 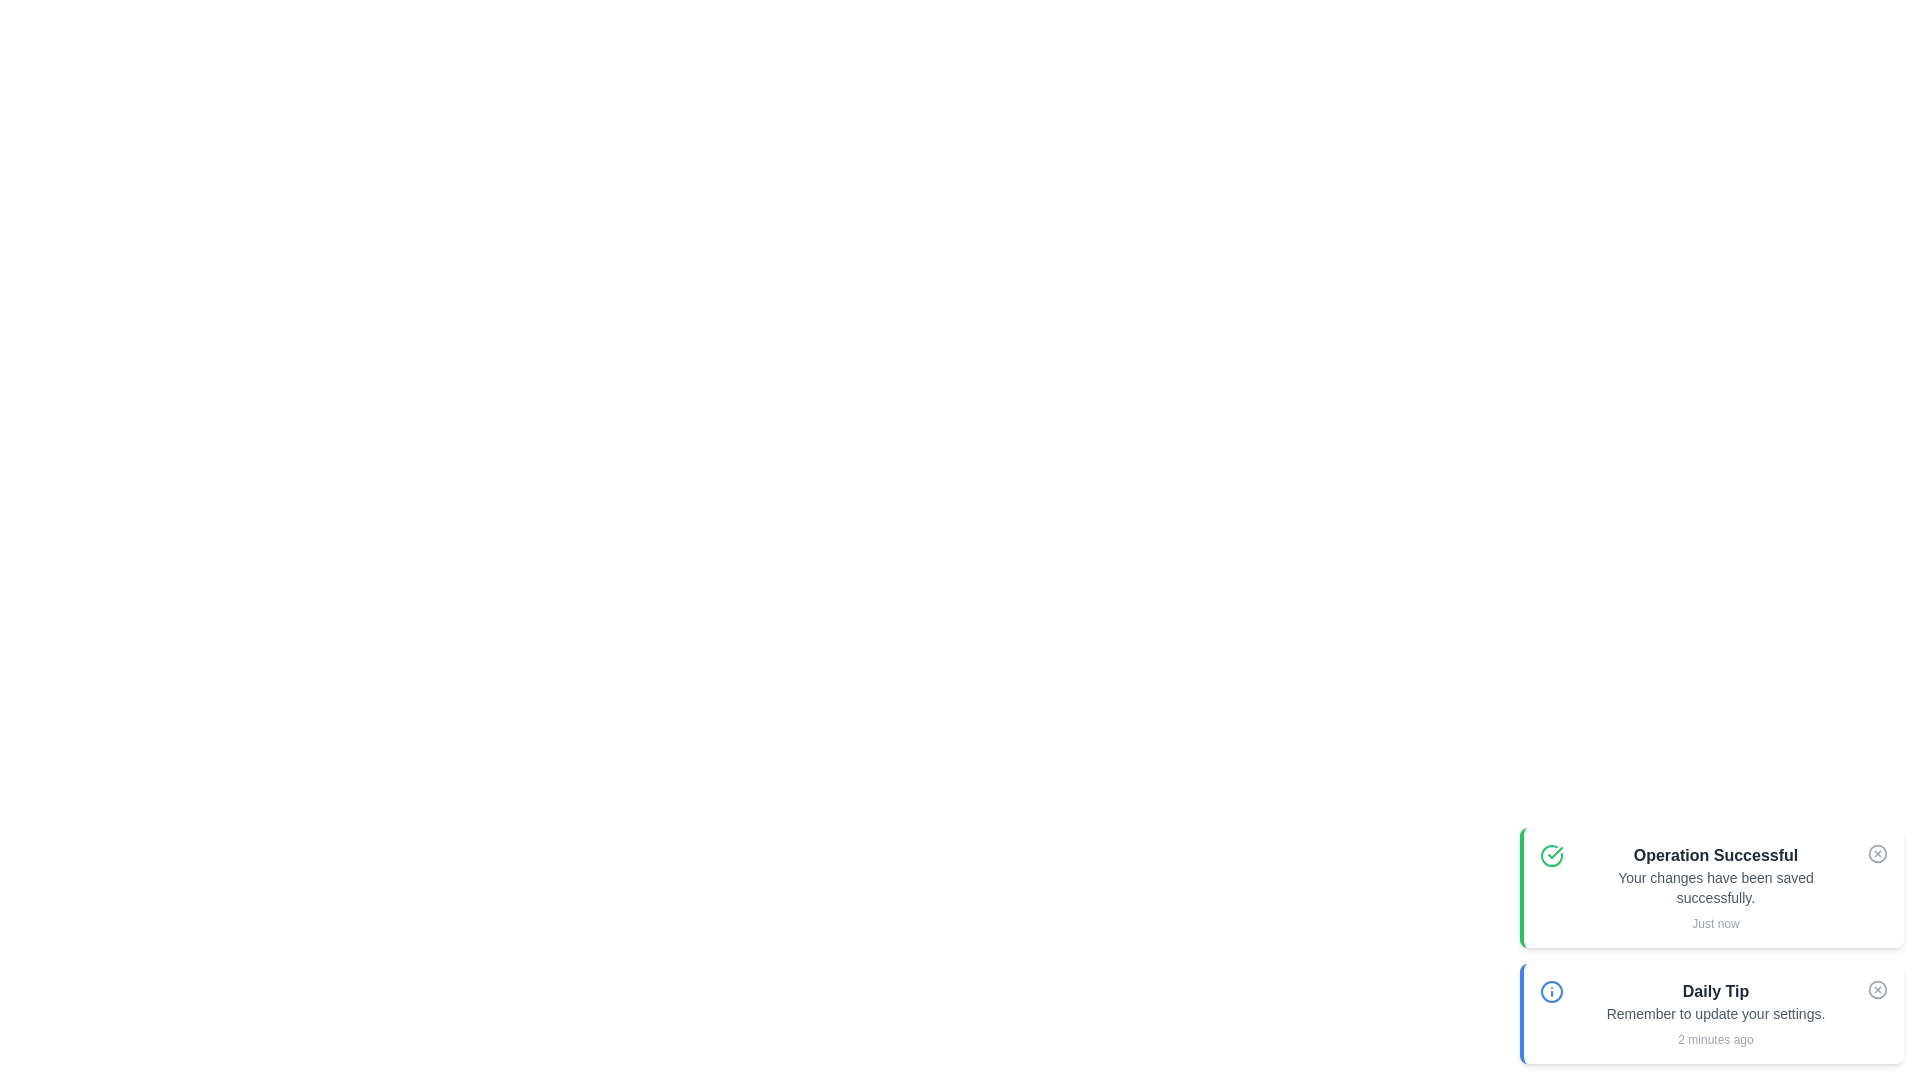 I want to click on the circular outline of the cross mark button in the 'Daily Tip' notification box, so click(x=1876, y=990).